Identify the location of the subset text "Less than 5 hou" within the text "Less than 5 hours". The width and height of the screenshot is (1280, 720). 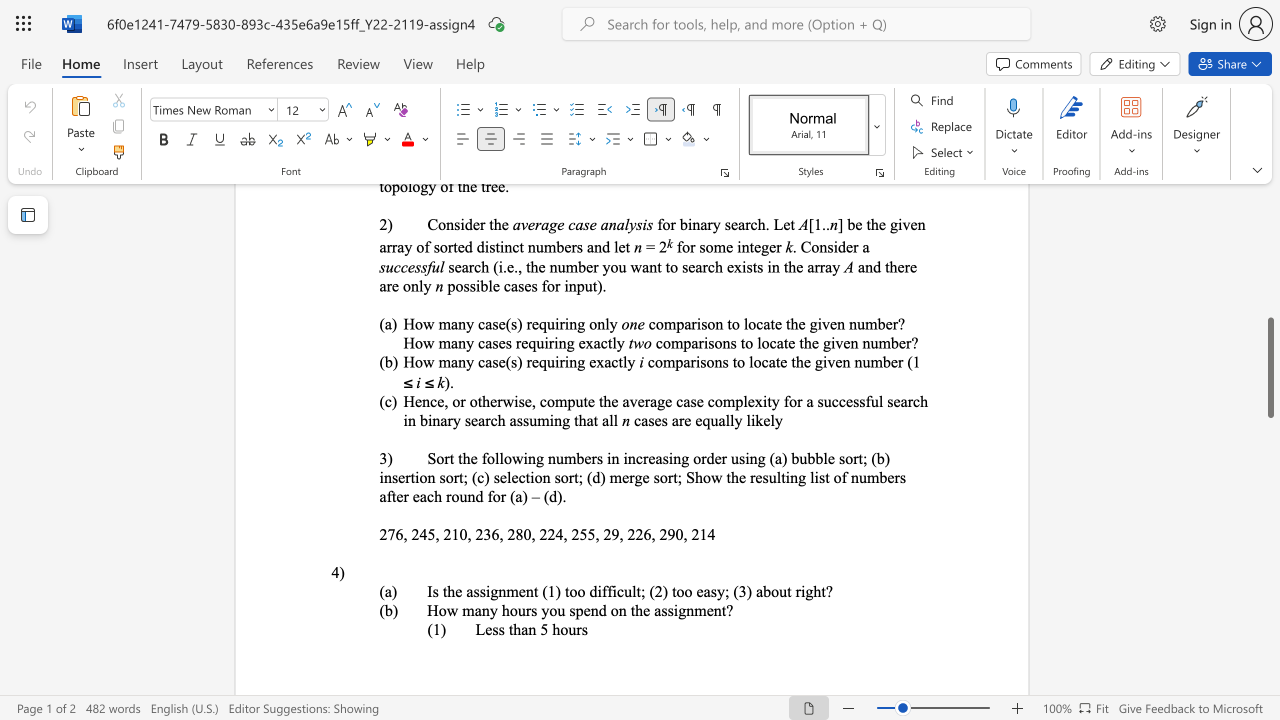
(474, 628).